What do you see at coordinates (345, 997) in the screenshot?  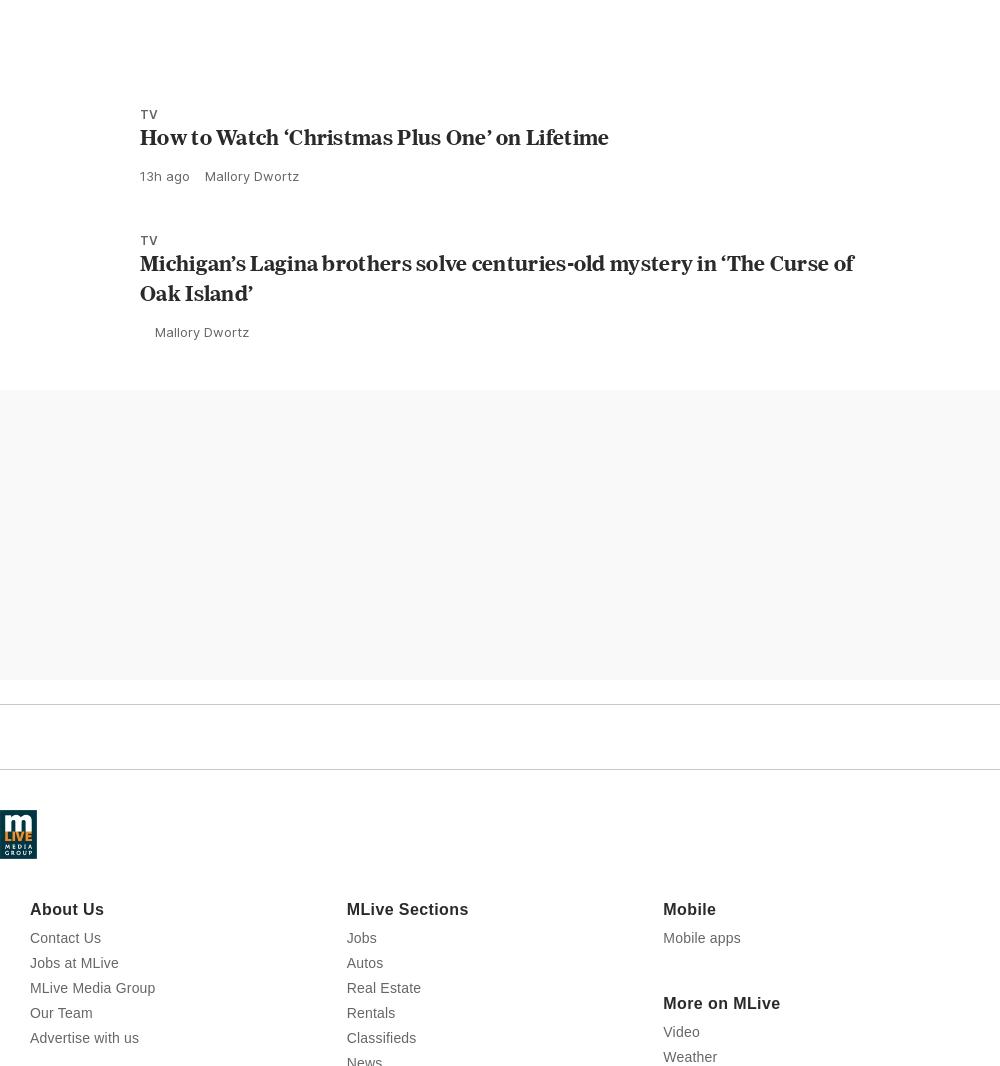 I see `'MLive Sections'` at bounding box center [345, 997].